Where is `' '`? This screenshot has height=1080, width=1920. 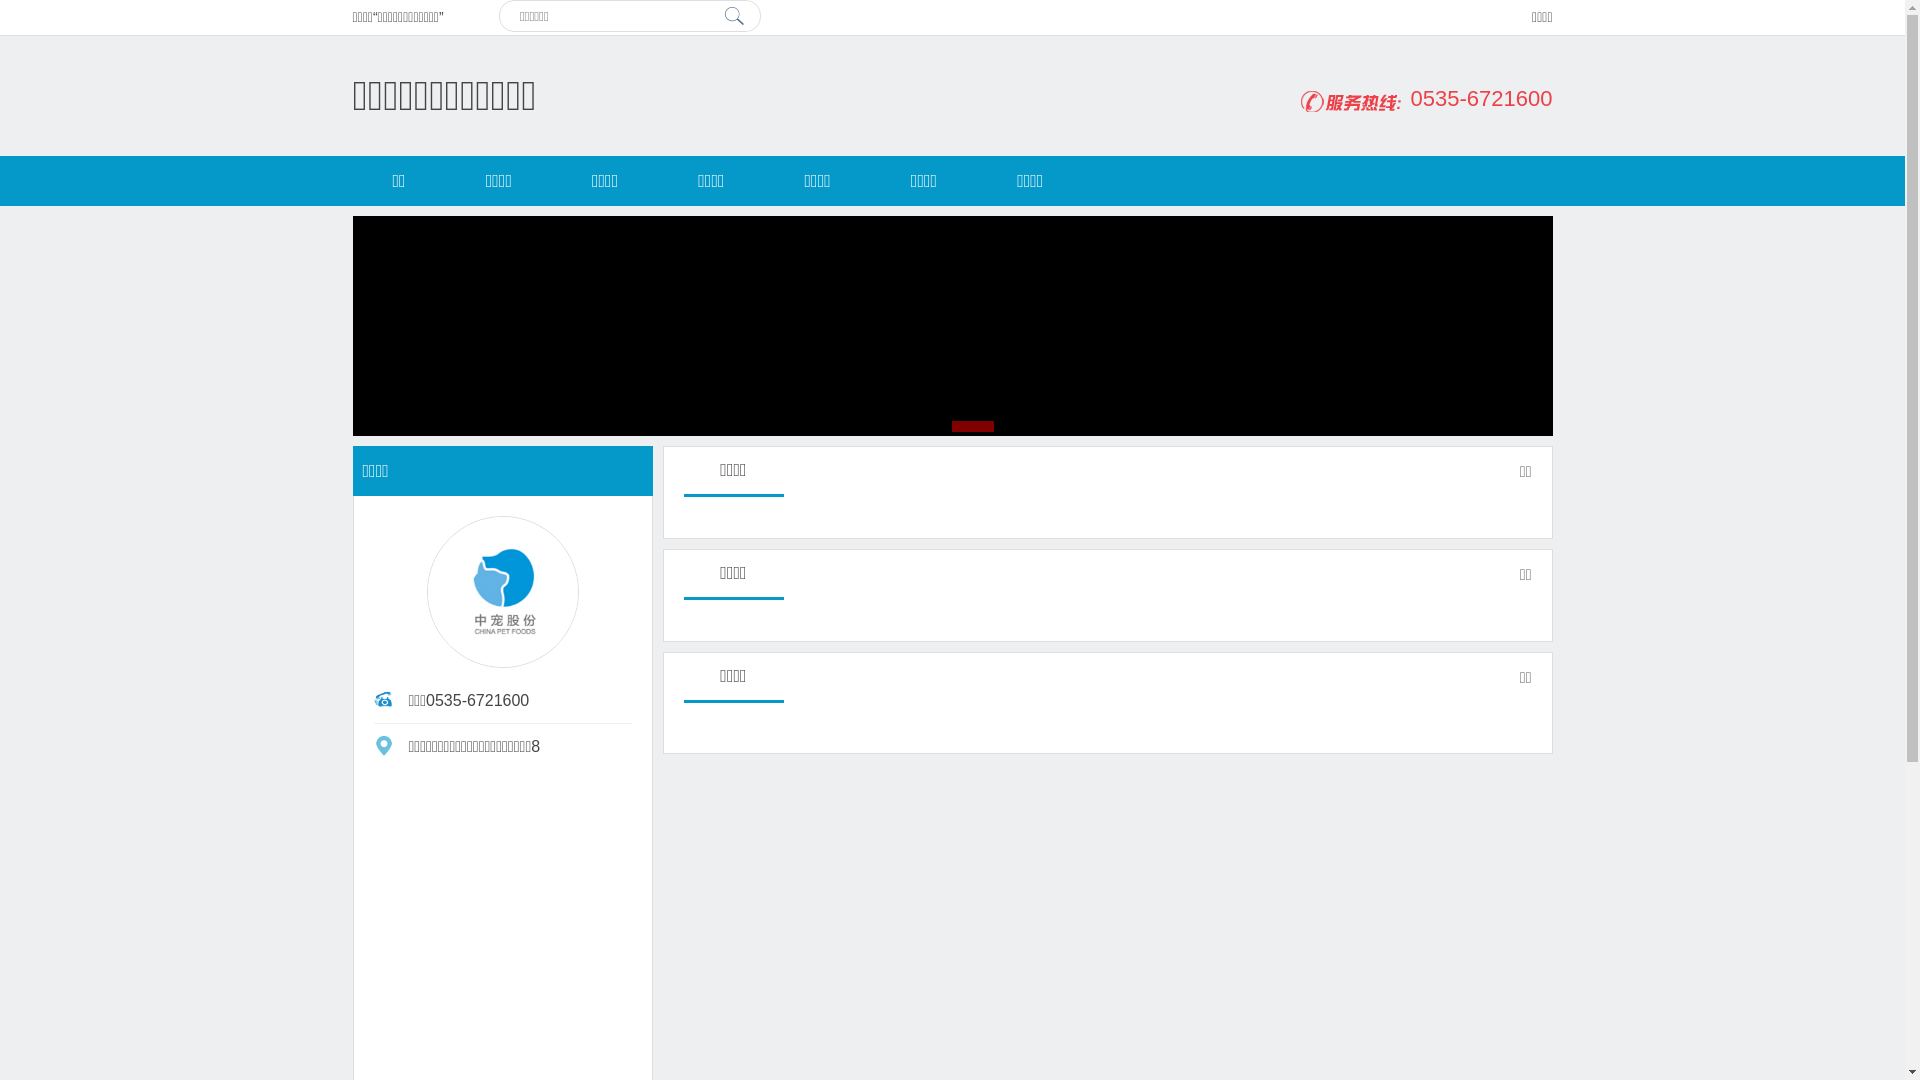
' ' is located at coordinates (733, 15).